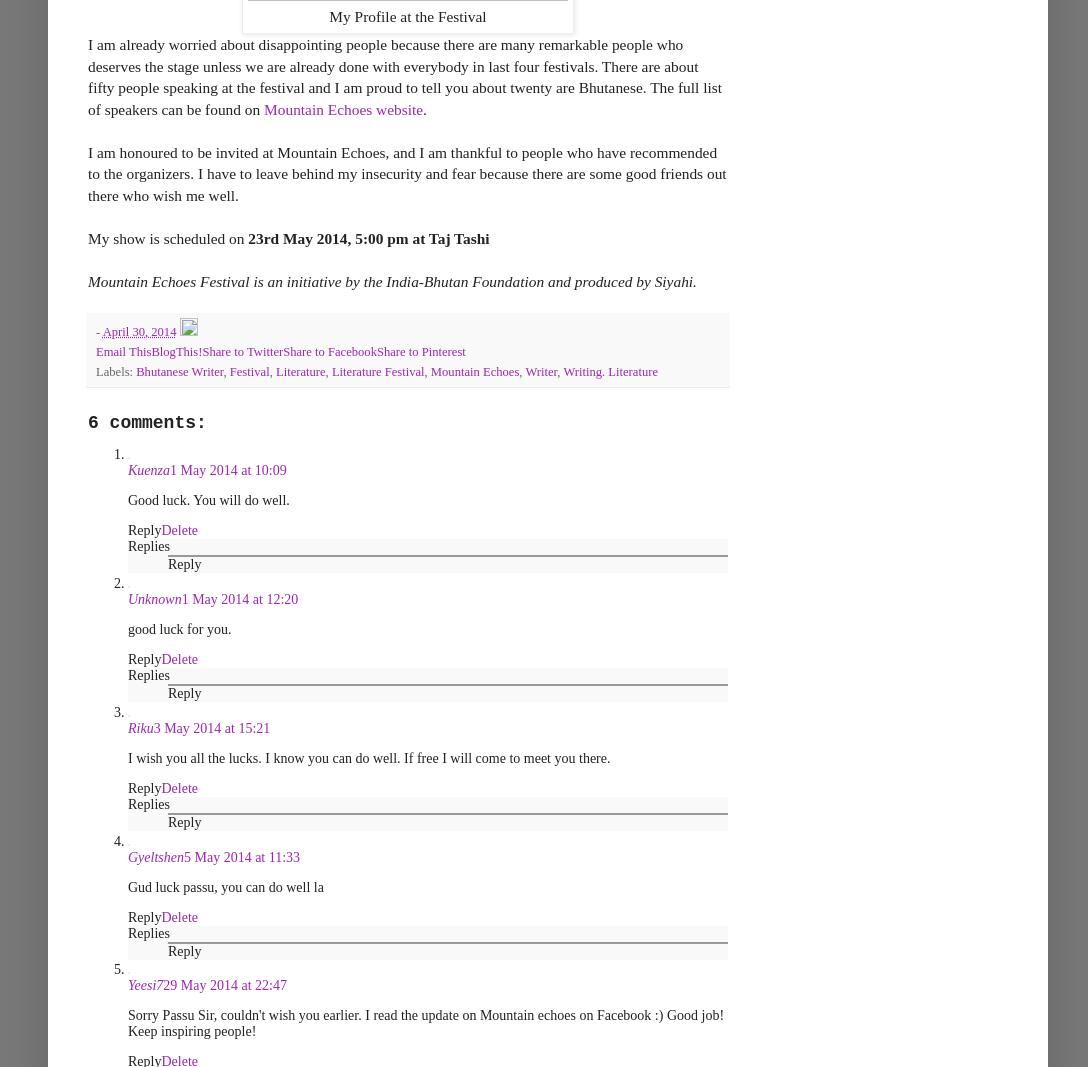 This screenshot has width=1088, height=1067. I want to click on 'BlogThis!', so click(175, 351).